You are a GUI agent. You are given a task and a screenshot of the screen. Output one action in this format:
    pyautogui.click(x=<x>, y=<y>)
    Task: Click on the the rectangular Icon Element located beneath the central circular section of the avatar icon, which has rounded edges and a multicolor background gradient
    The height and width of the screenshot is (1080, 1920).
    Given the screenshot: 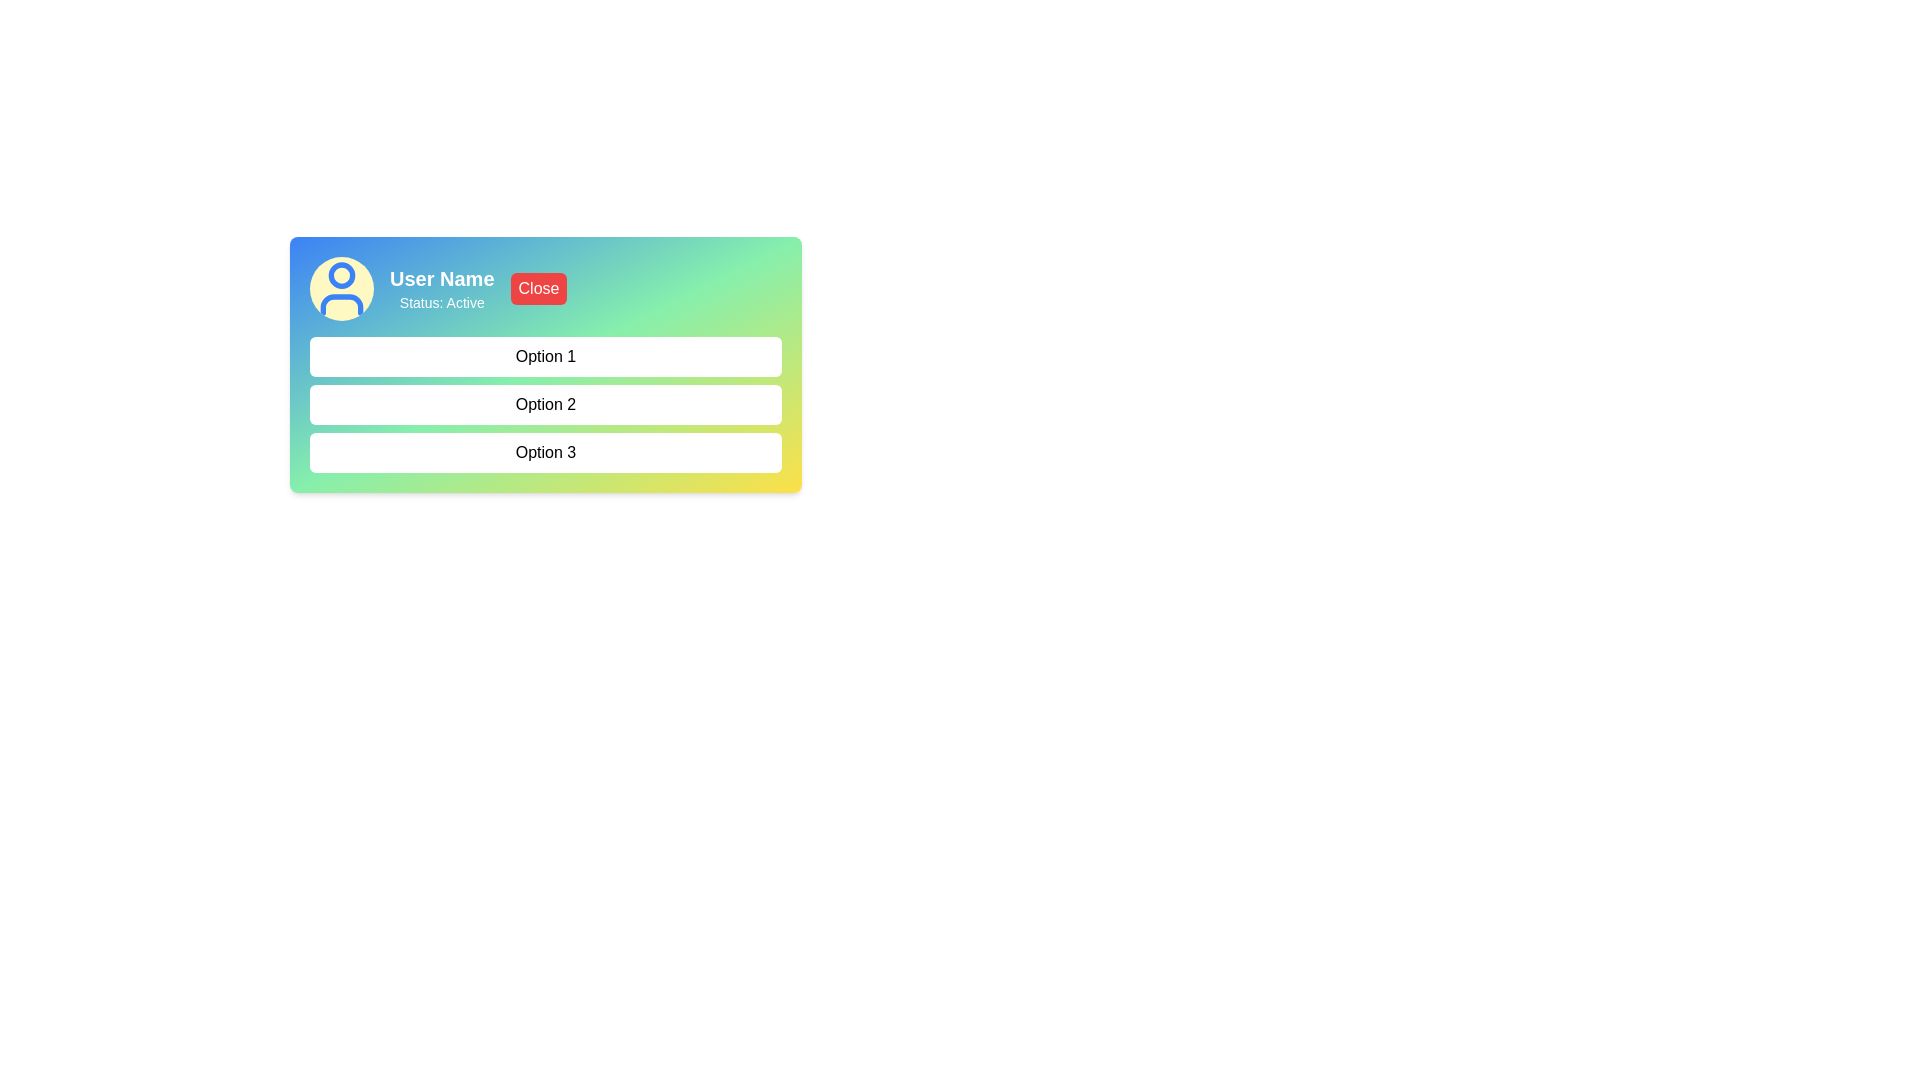 What is the action you would take?
    pyautogui.click(x=341, y=304)
    